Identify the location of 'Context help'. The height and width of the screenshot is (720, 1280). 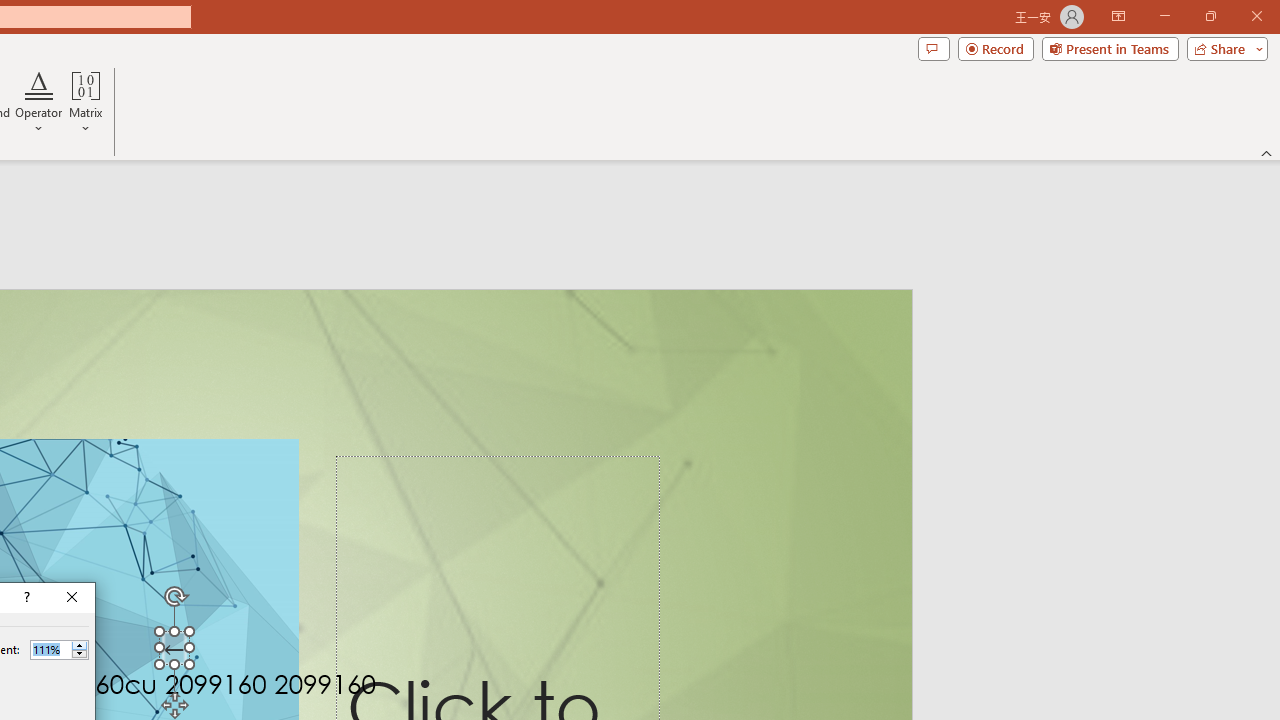
(25, 596).